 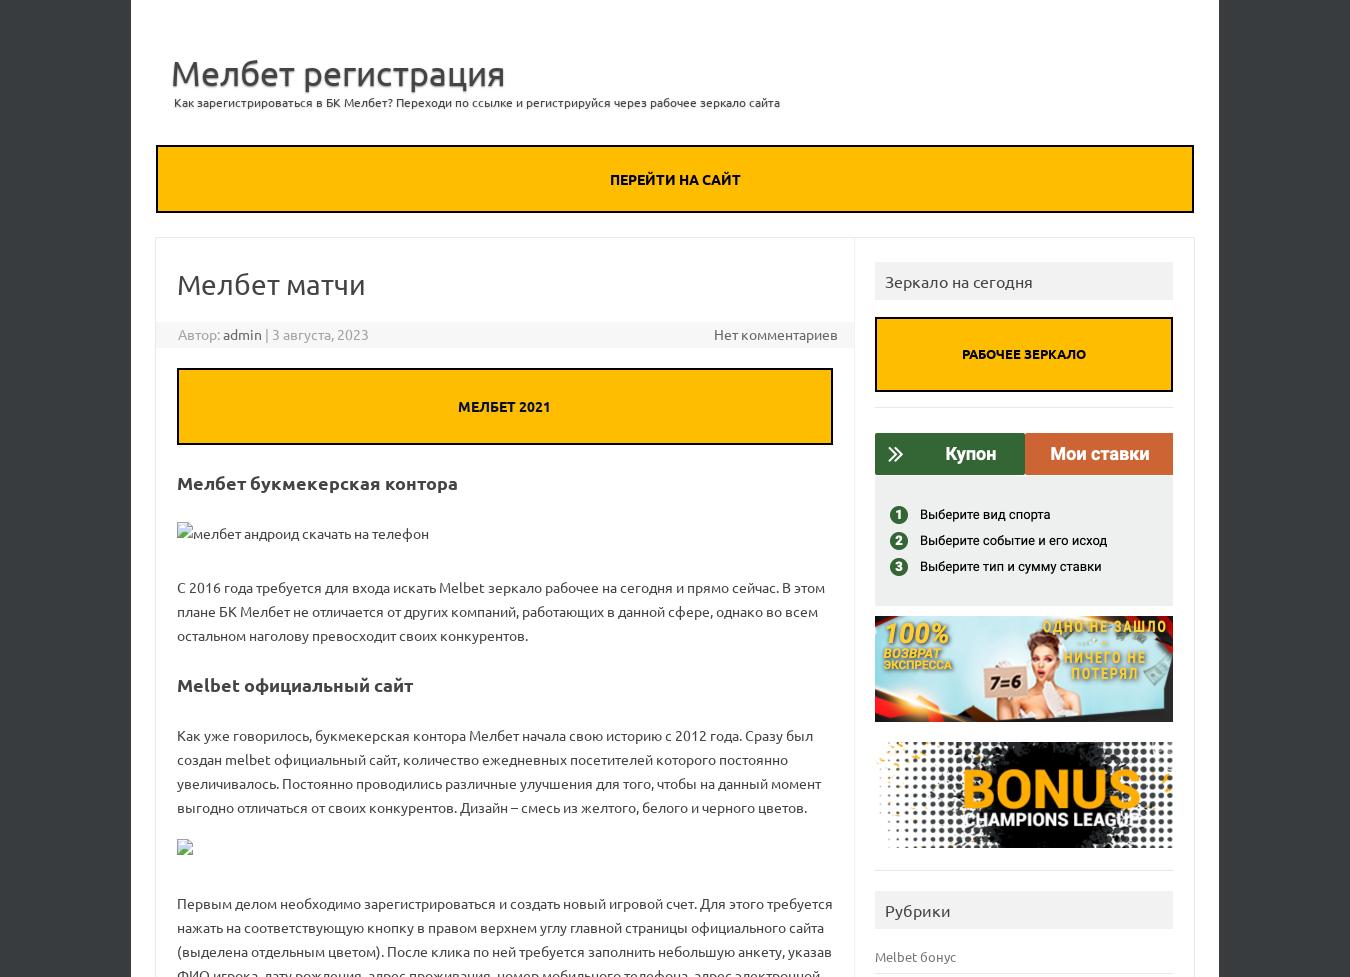 What do you see at coordinates (319, 332) in the screenshot?
I see `'3 августа, 2023'` at bounding box center [319, 332].